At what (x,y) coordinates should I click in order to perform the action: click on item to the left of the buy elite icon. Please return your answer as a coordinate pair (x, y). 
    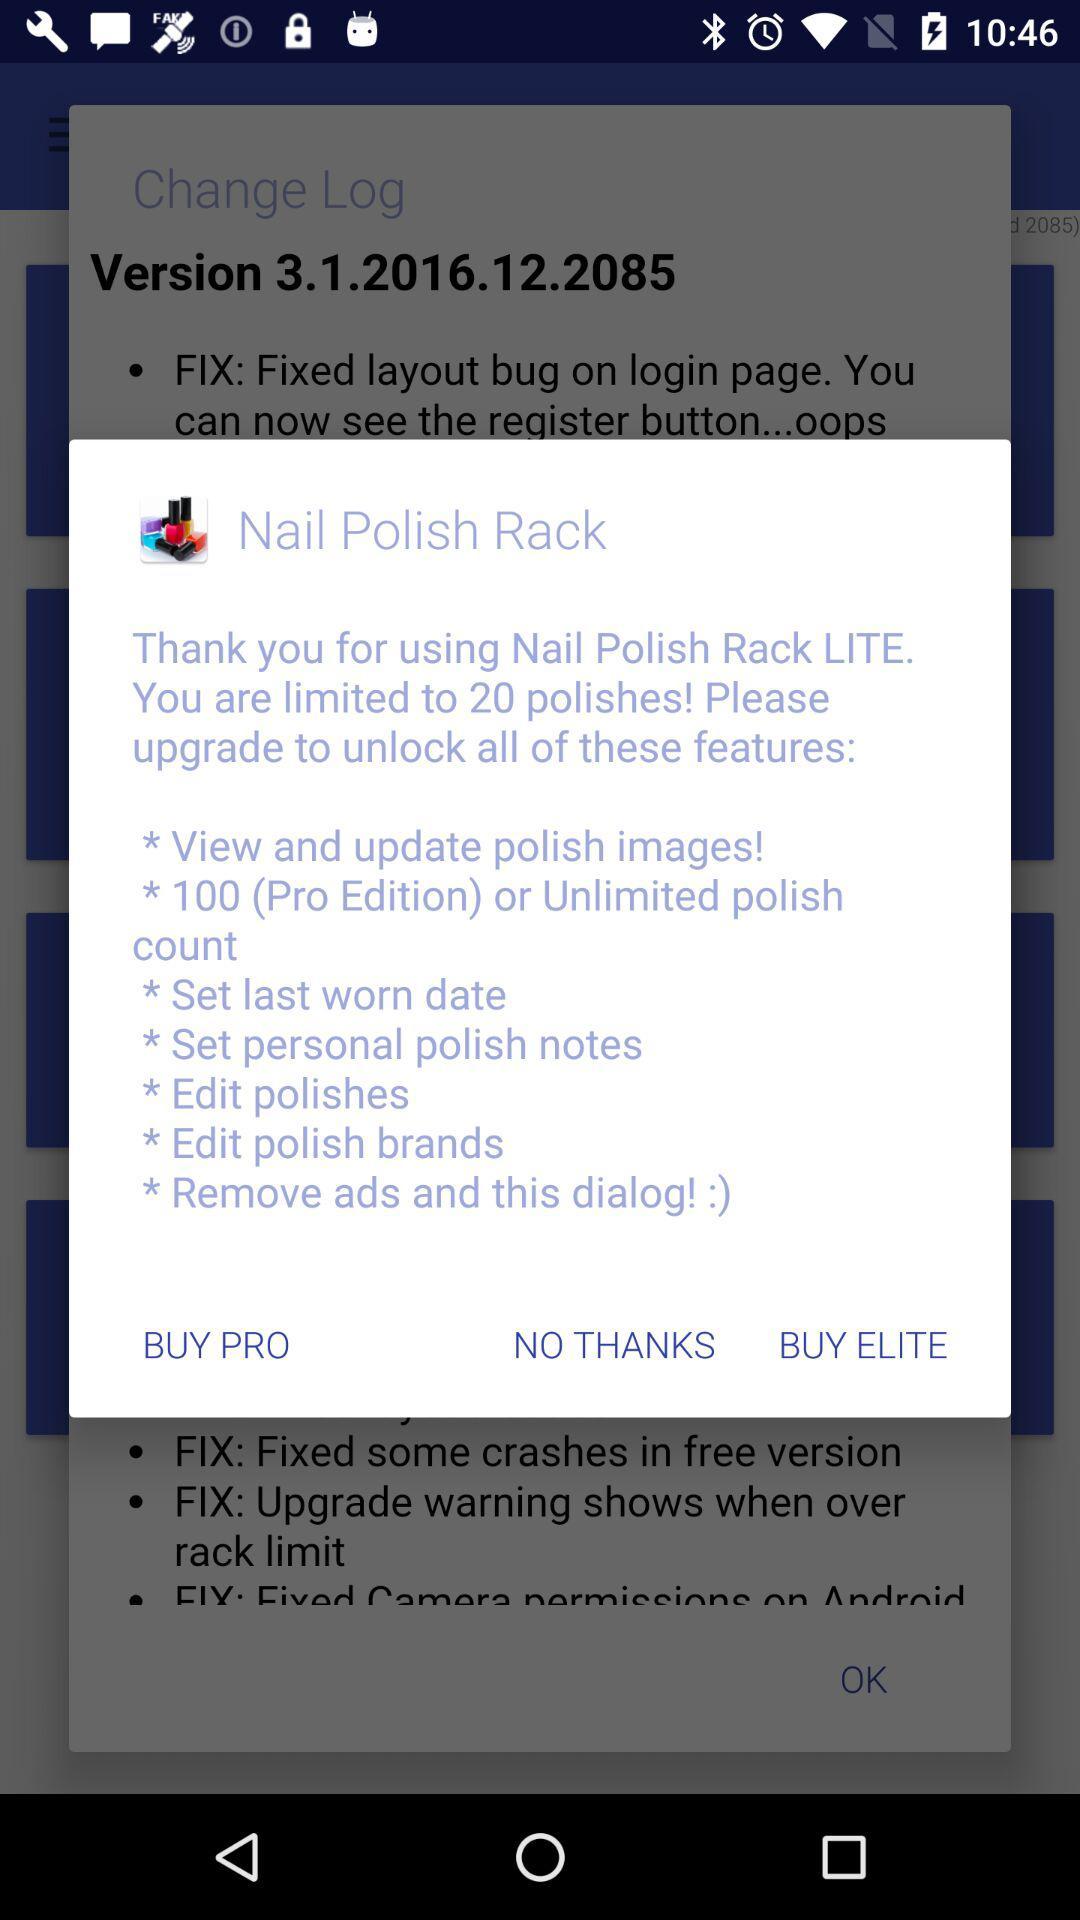
    Looking at the image, I should click on (613, 1344).